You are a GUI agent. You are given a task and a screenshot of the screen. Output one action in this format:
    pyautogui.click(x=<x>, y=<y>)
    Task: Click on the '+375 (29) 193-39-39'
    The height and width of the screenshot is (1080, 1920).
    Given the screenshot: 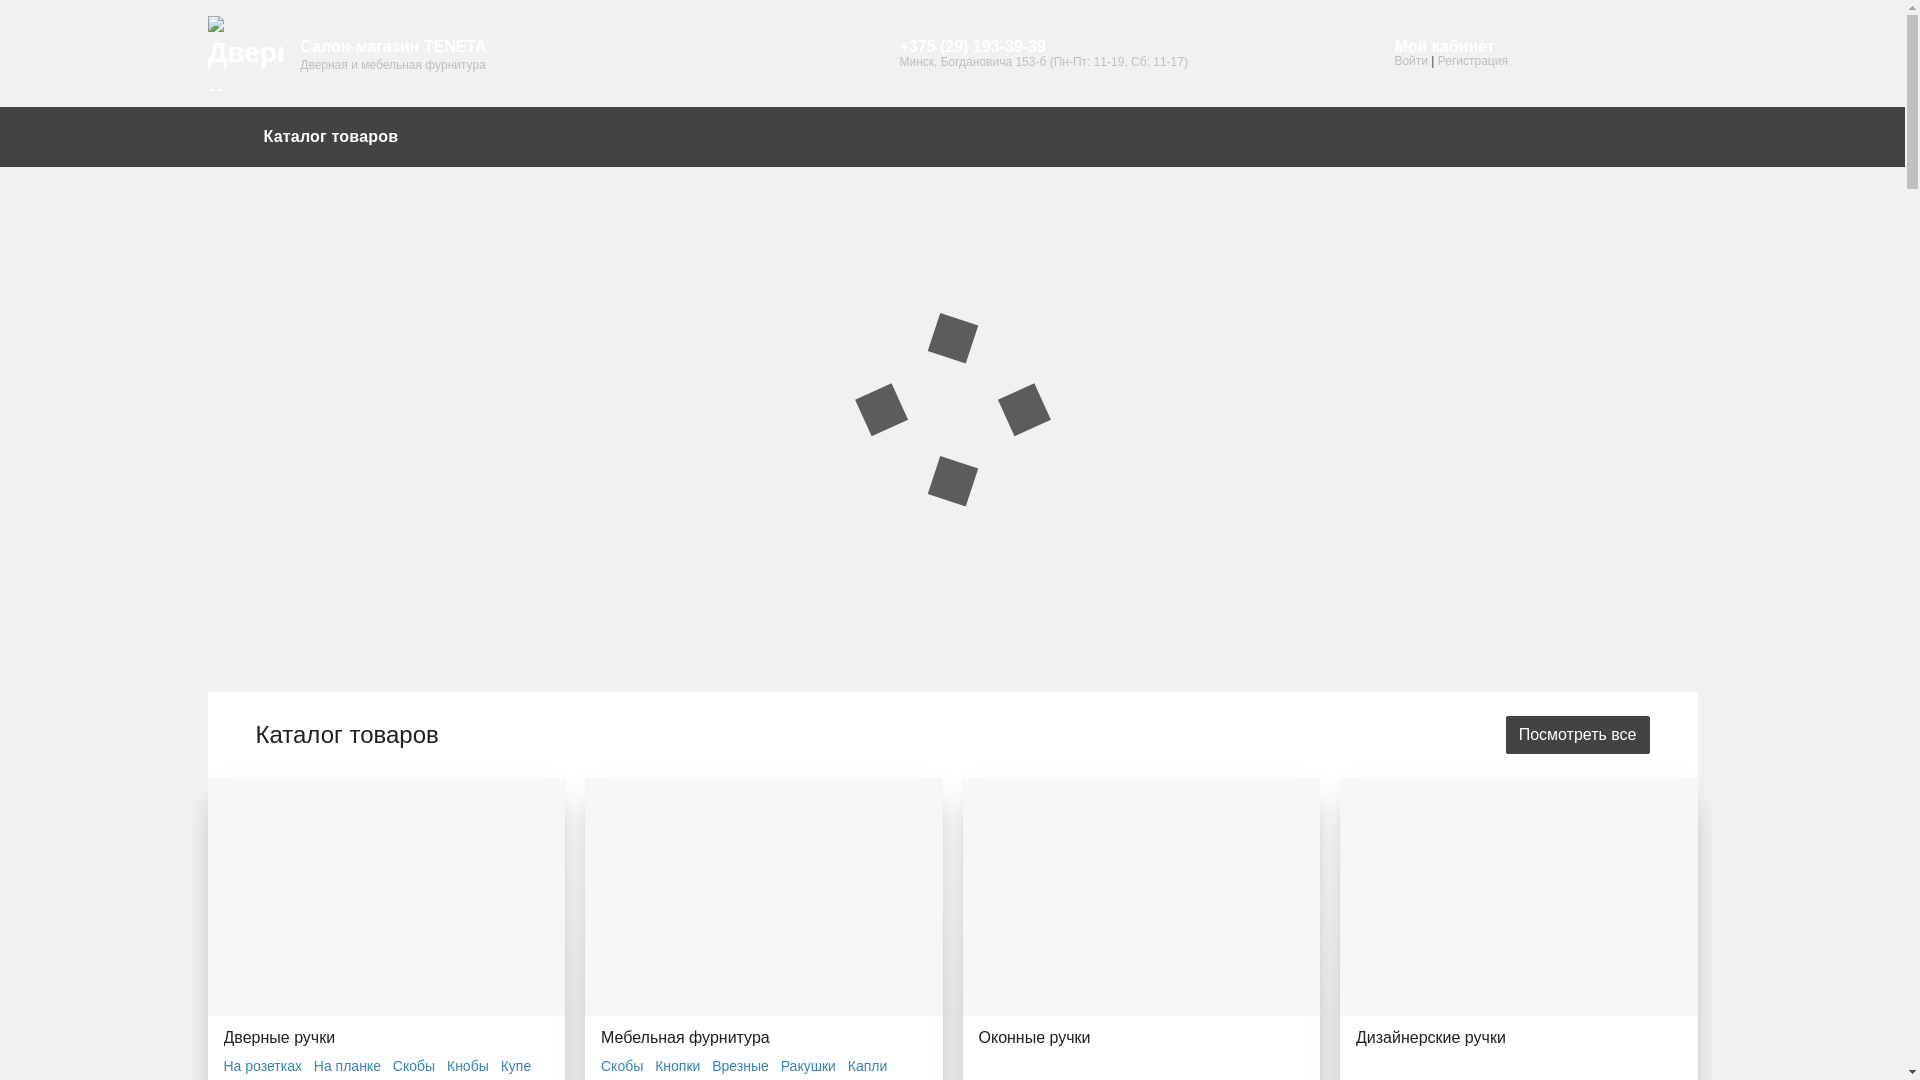 What is the action you would take?
    pyautogui.click(x=1041, y=46)
    